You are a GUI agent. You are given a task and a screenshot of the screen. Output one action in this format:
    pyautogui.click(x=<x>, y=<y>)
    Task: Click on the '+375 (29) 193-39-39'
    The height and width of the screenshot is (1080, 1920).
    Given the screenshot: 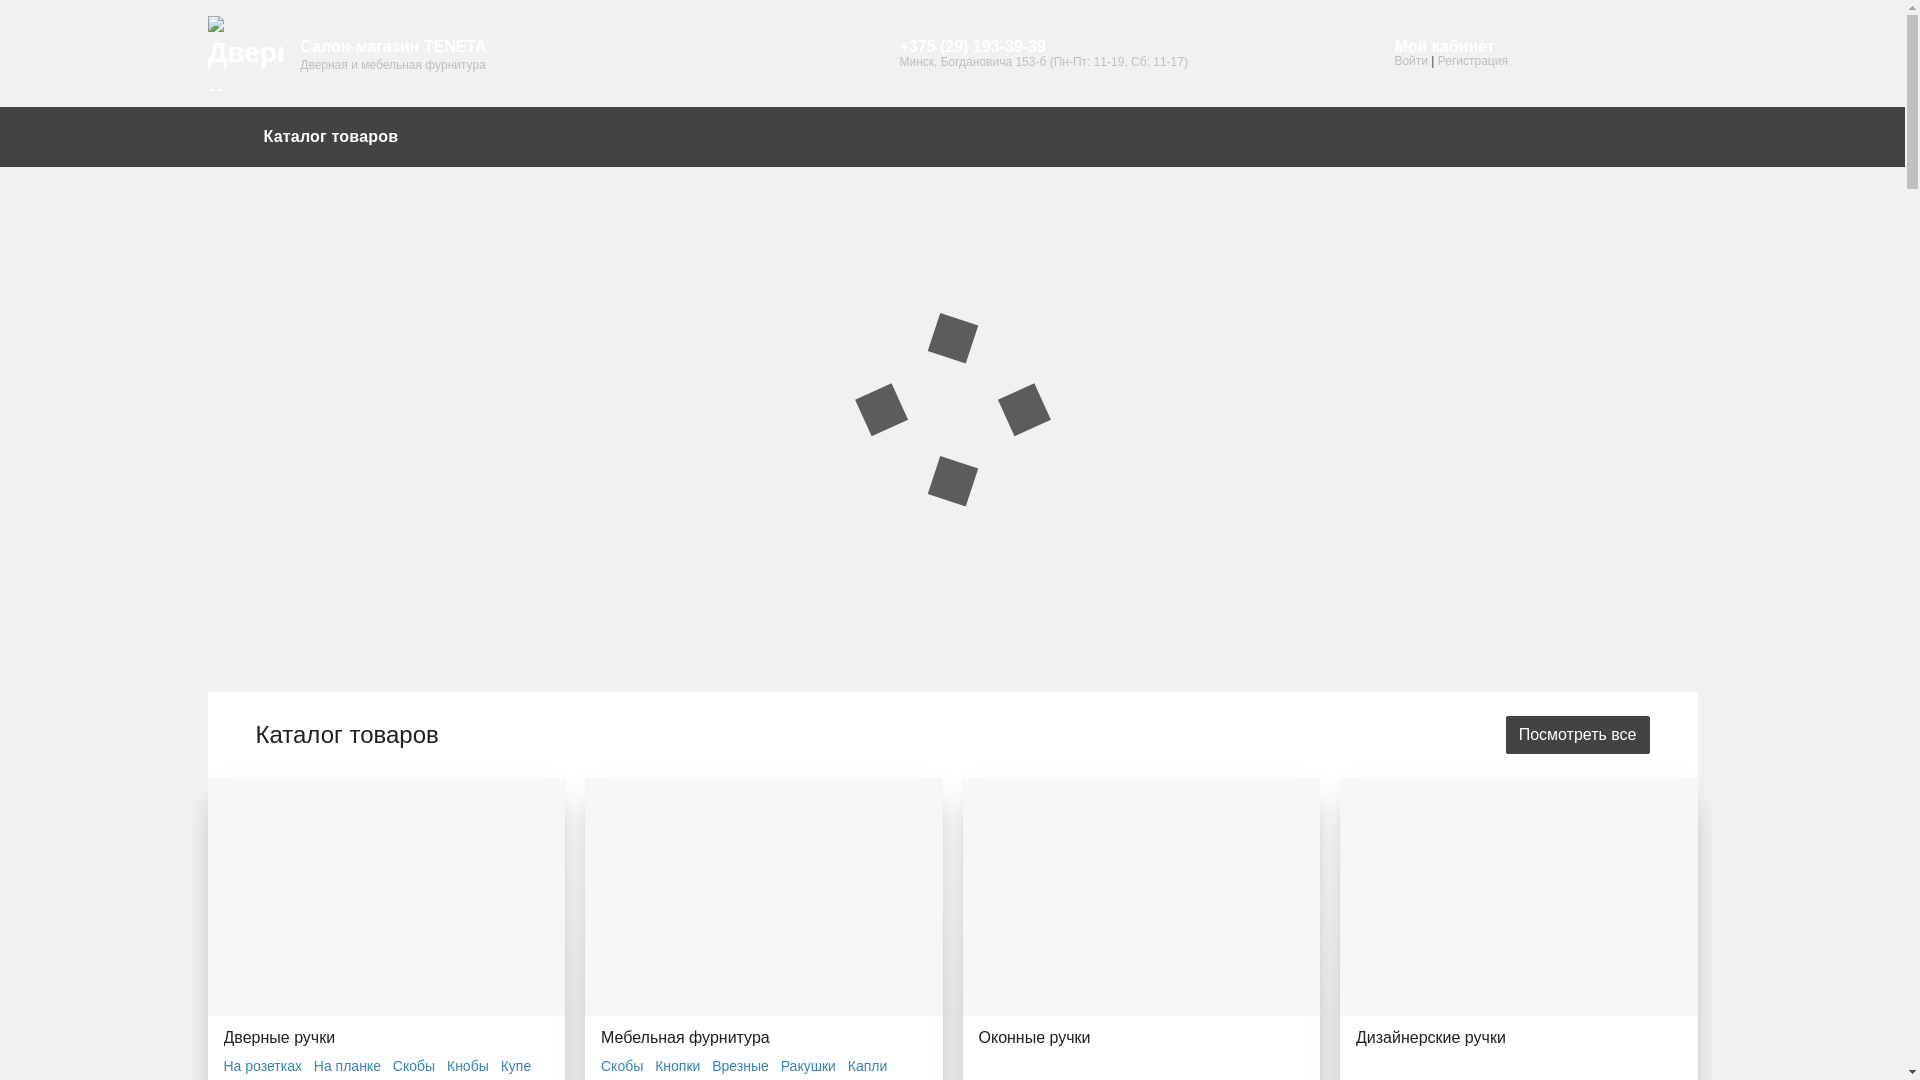 What is the action you would take?
    pyautogui.click(x=1041, y=46)
    